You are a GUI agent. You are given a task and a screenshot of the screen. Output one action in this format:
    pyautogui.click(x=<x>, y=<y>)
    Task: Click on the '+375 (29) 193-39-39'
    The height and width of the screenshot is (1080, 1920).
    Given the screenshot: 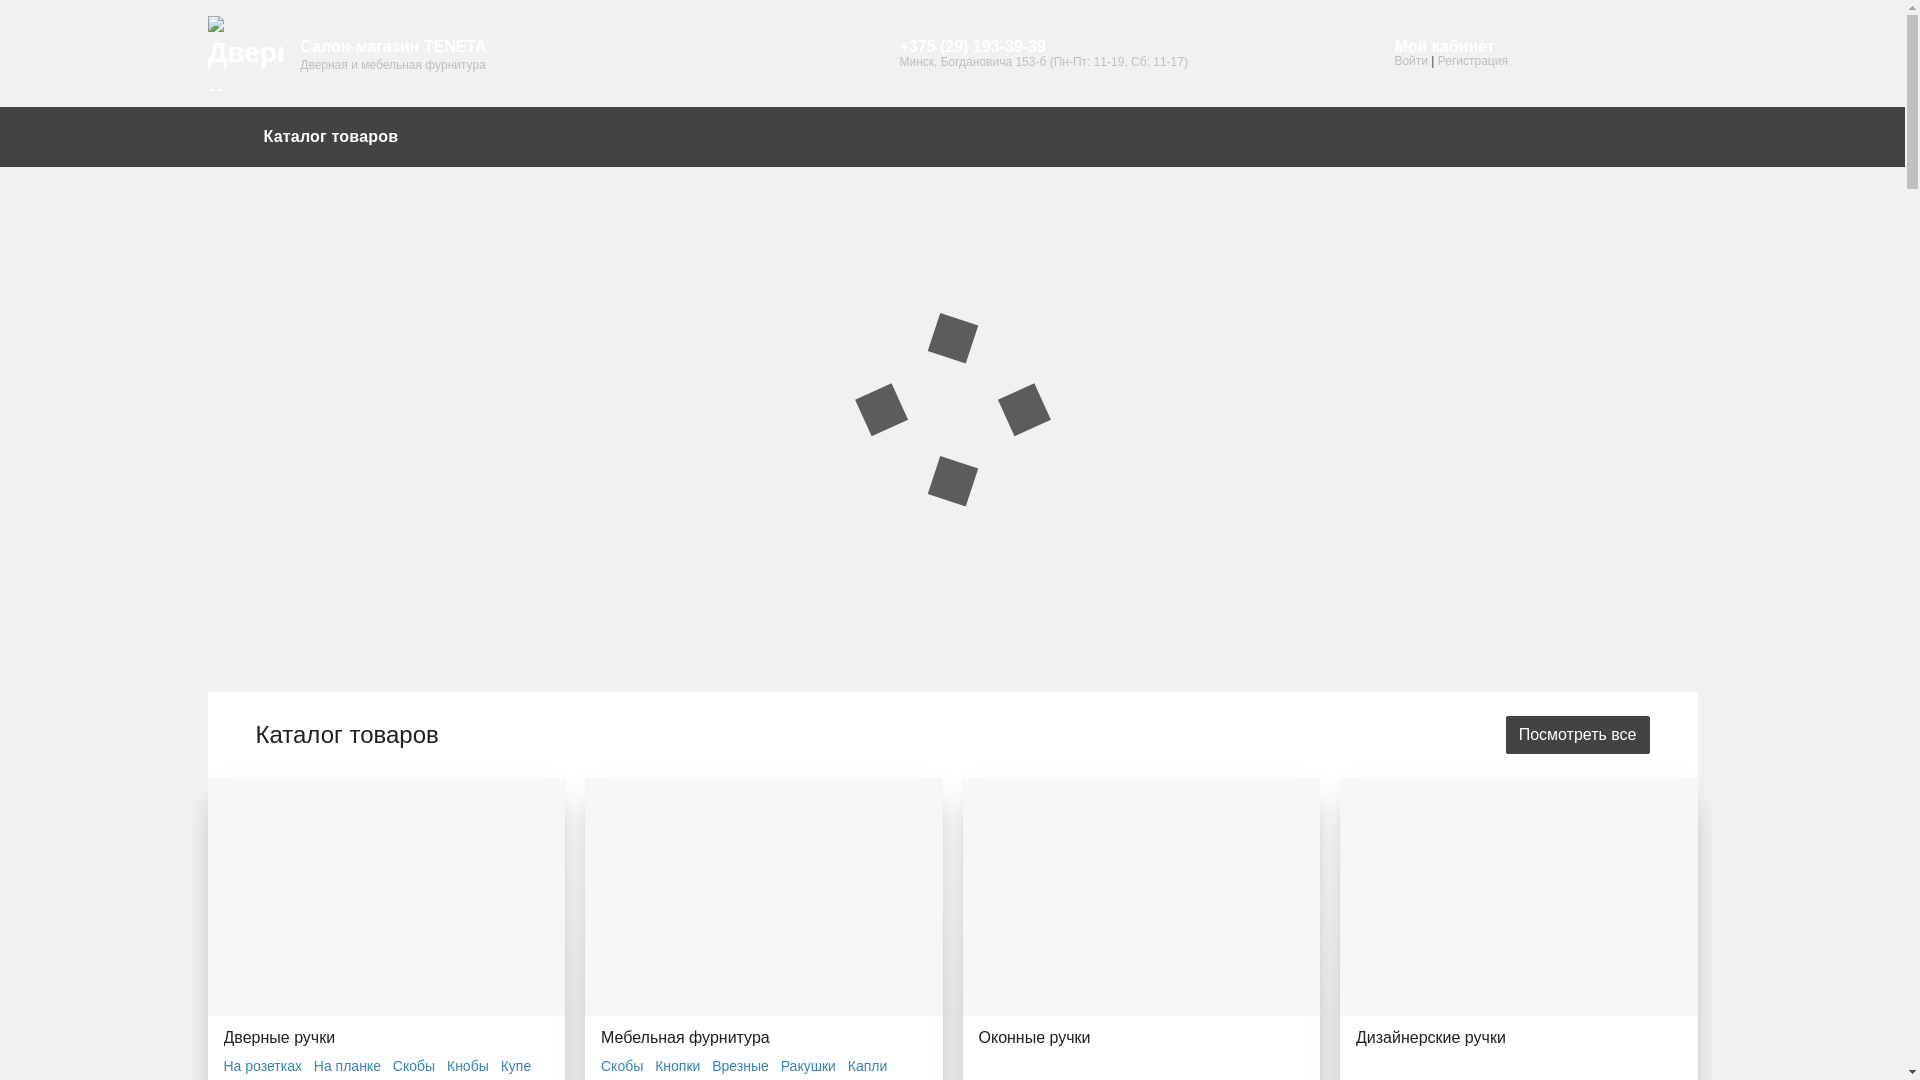 What is the action you would take?
    pyautogui.click(x=1041, y=46)
    